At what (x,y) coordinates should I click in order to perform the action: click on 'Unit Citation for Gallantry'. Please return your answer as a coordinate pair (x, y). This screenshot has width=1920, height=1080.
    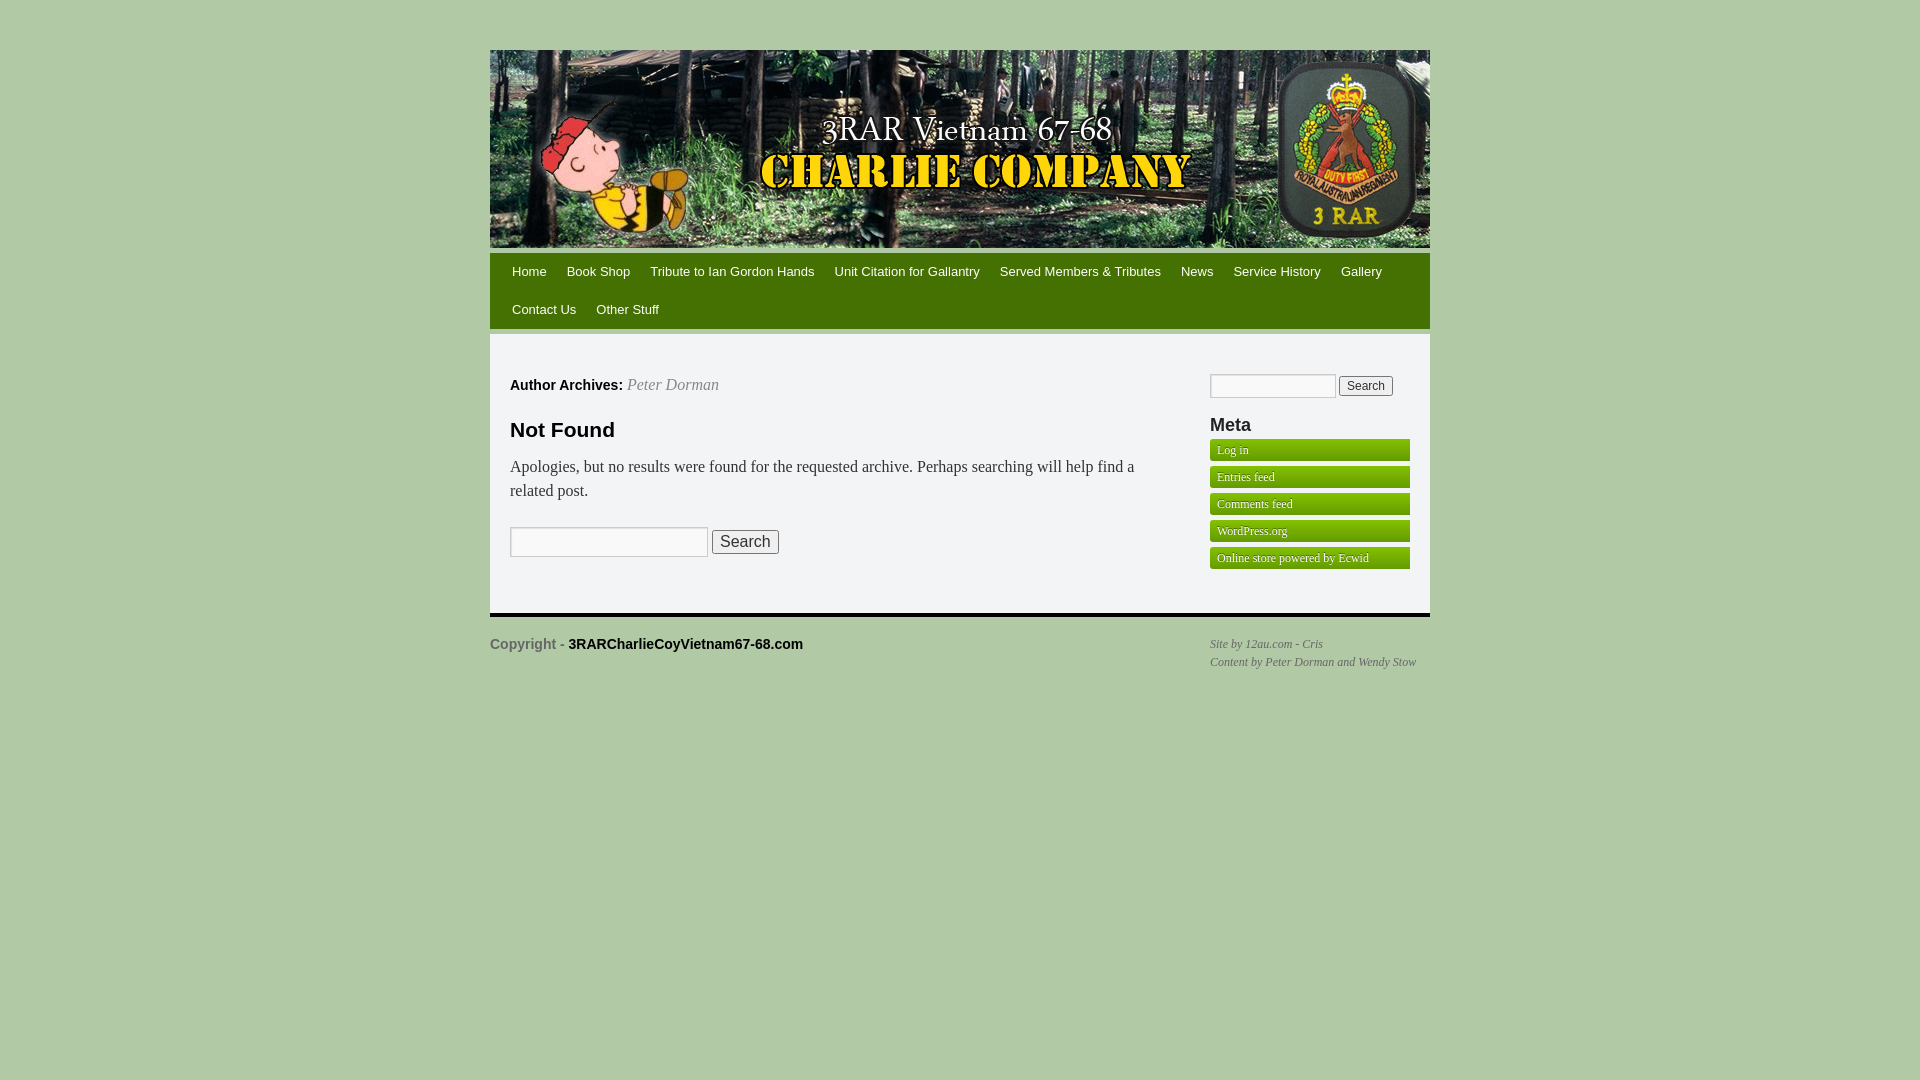
    Looking at the image, I should click on (906, 272).